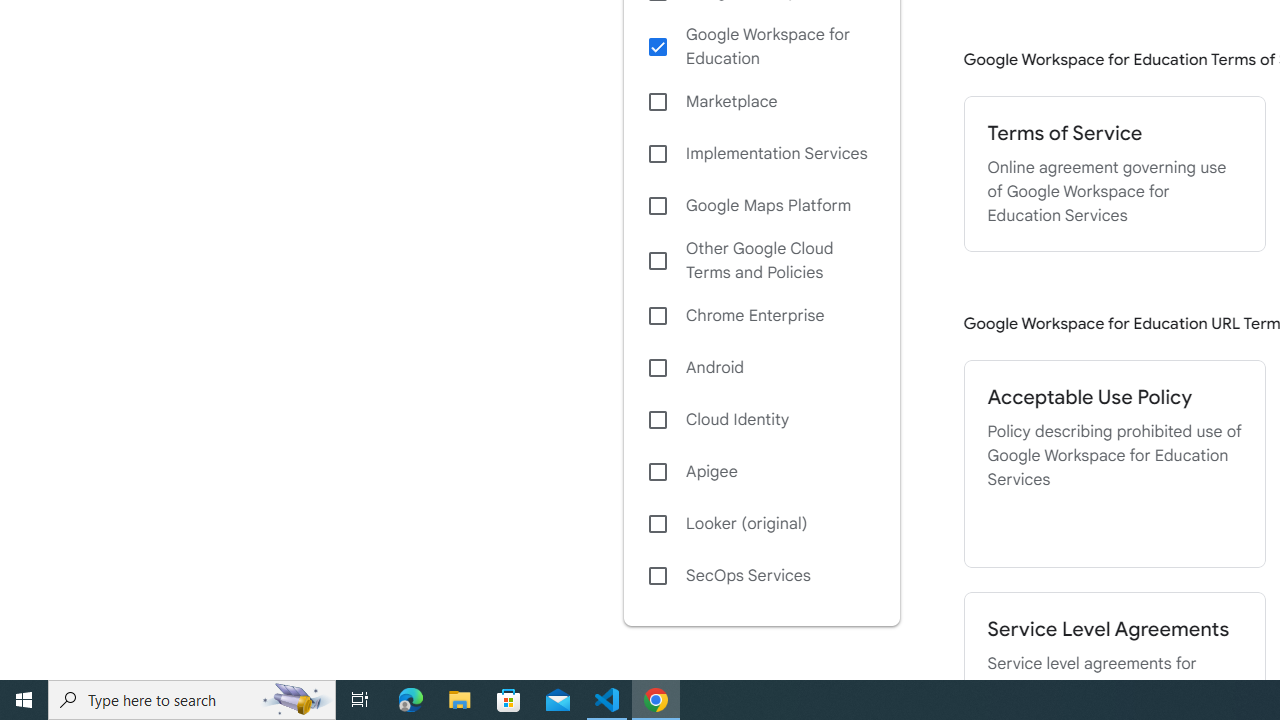 This screenshot has height=720, width=1280. I want to click on 'SecOps Services', so click(760, 576).